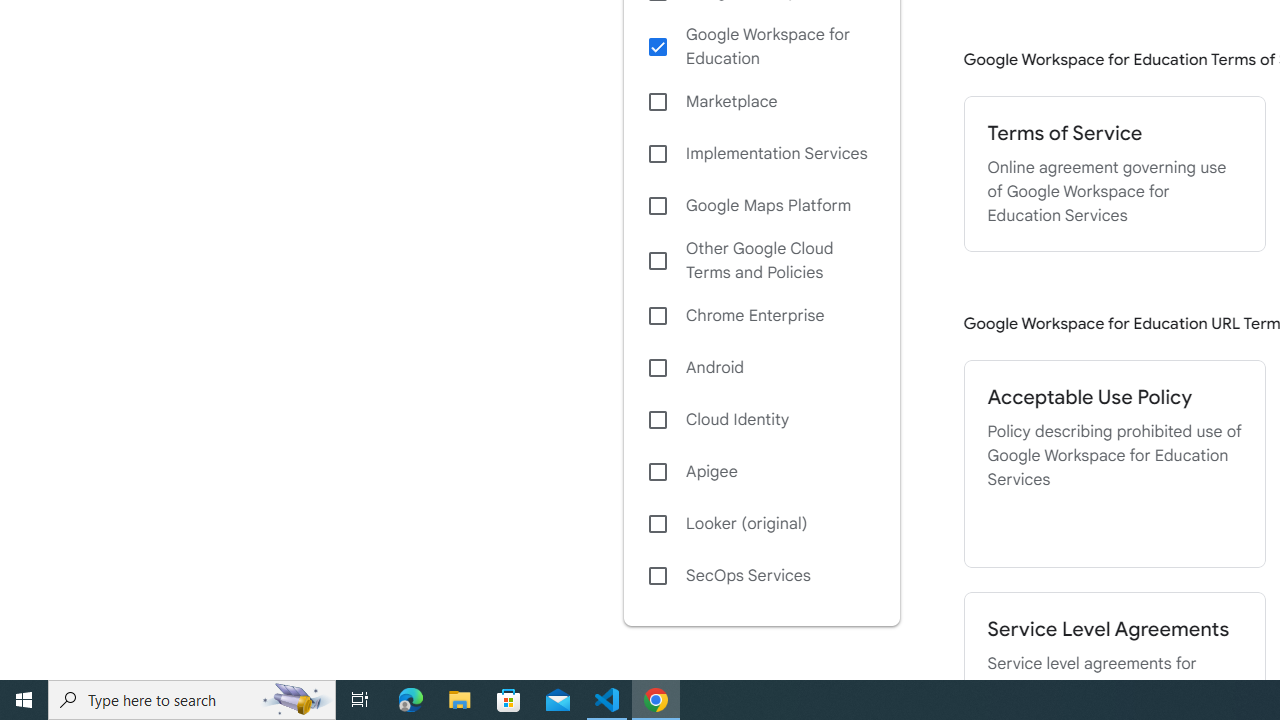 This screenshot has height=720, width=1280. I want to click on 'SecOps Services', so click(760, 576).